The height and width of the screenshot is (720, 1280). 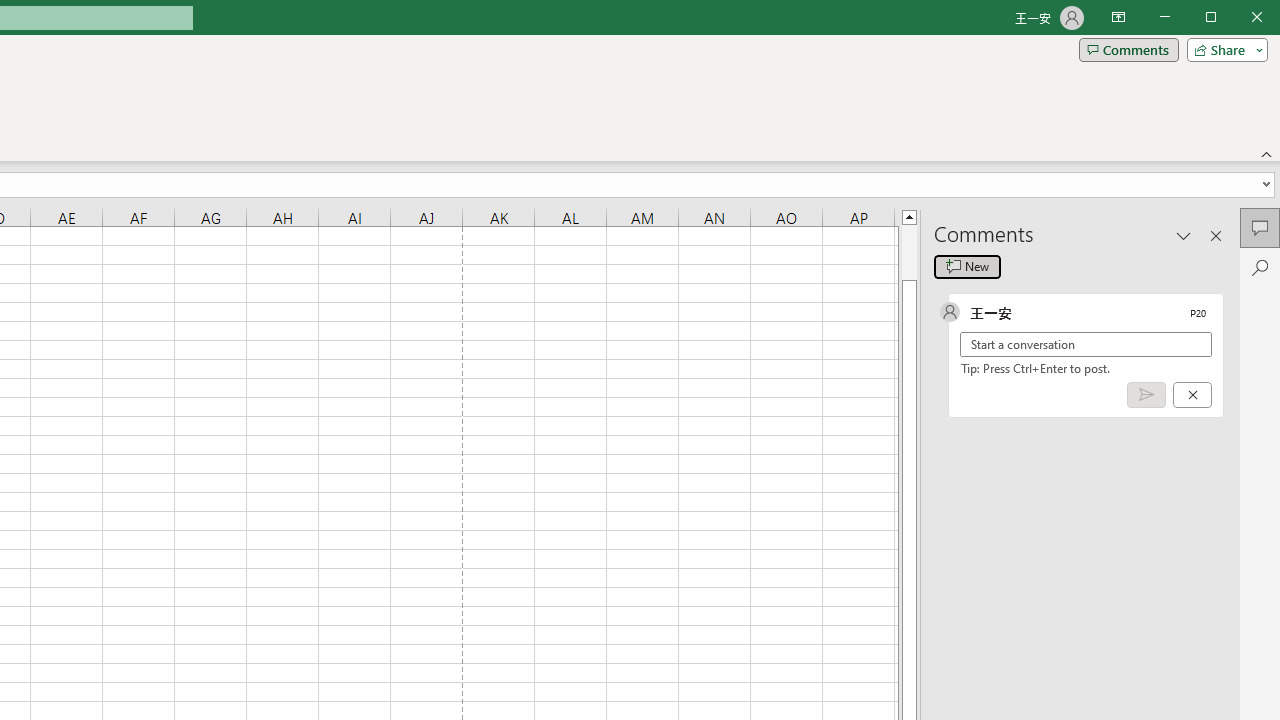 I want to click on 'Page up', so click(x=908, y=251).